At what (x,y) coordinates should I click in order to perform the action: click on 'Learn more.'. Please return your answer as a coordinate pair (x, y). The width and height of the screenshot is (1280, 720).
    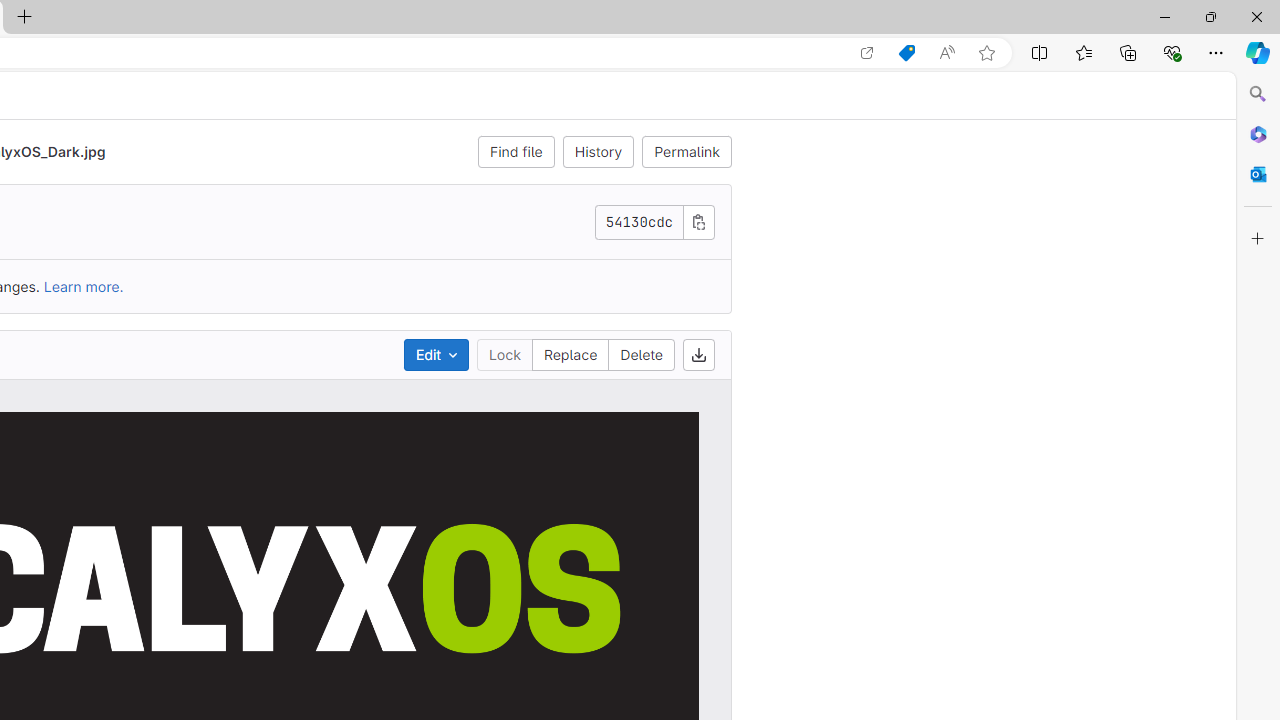
    Looking at the image, I should click on (82, 286).